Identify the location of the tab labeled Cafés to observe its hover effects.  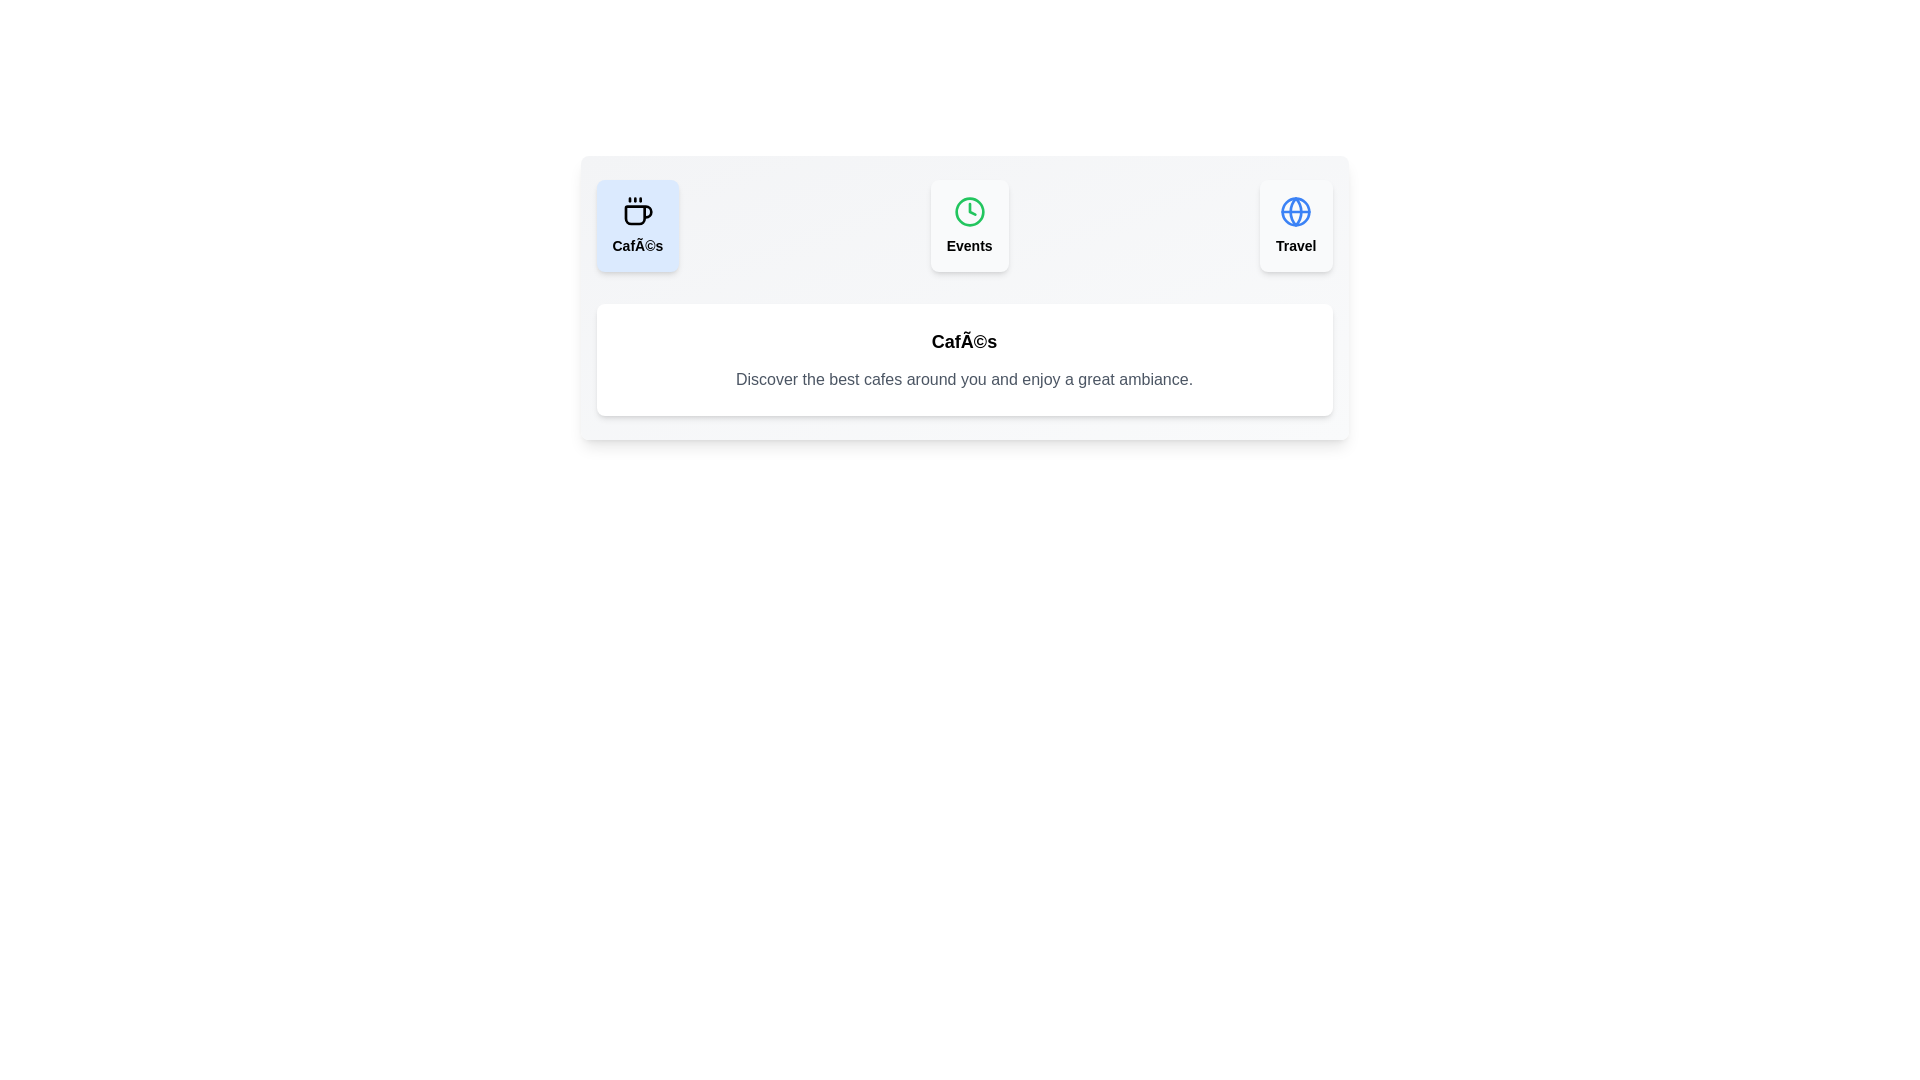
(636, 225).